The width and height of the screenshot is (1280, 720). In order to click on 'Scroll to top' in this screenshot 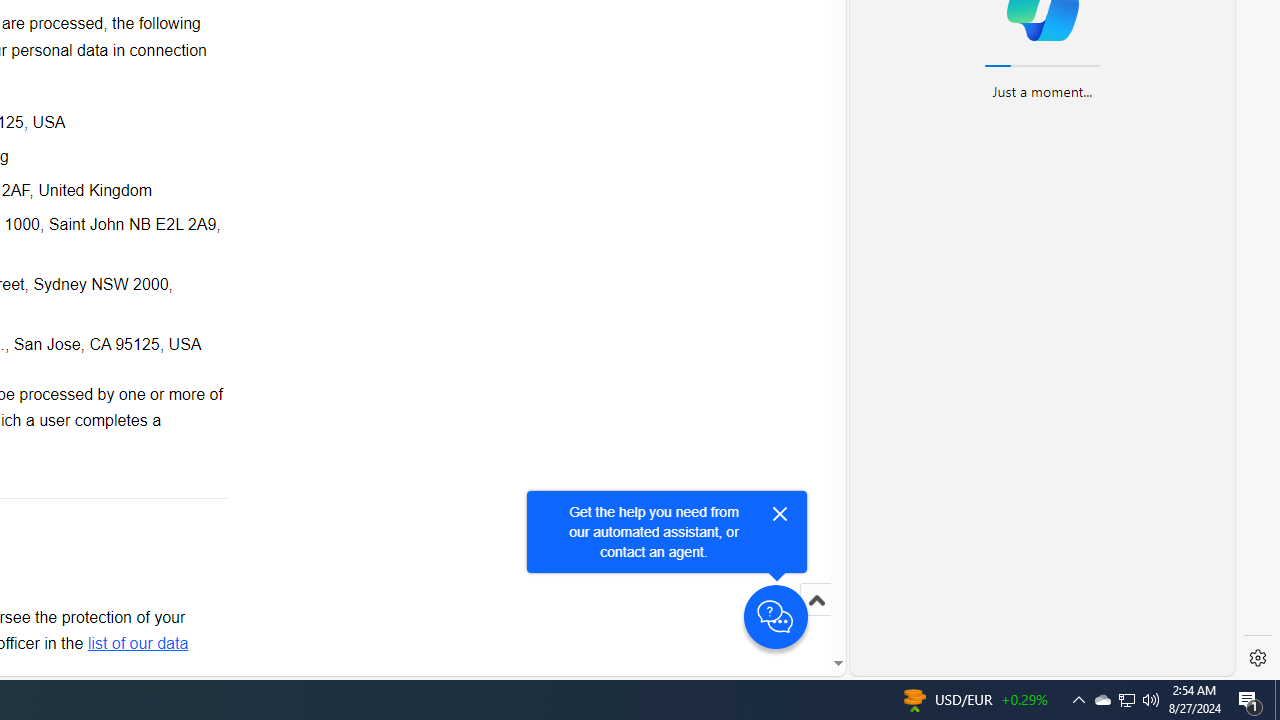, I will do `click(816, 598)`.